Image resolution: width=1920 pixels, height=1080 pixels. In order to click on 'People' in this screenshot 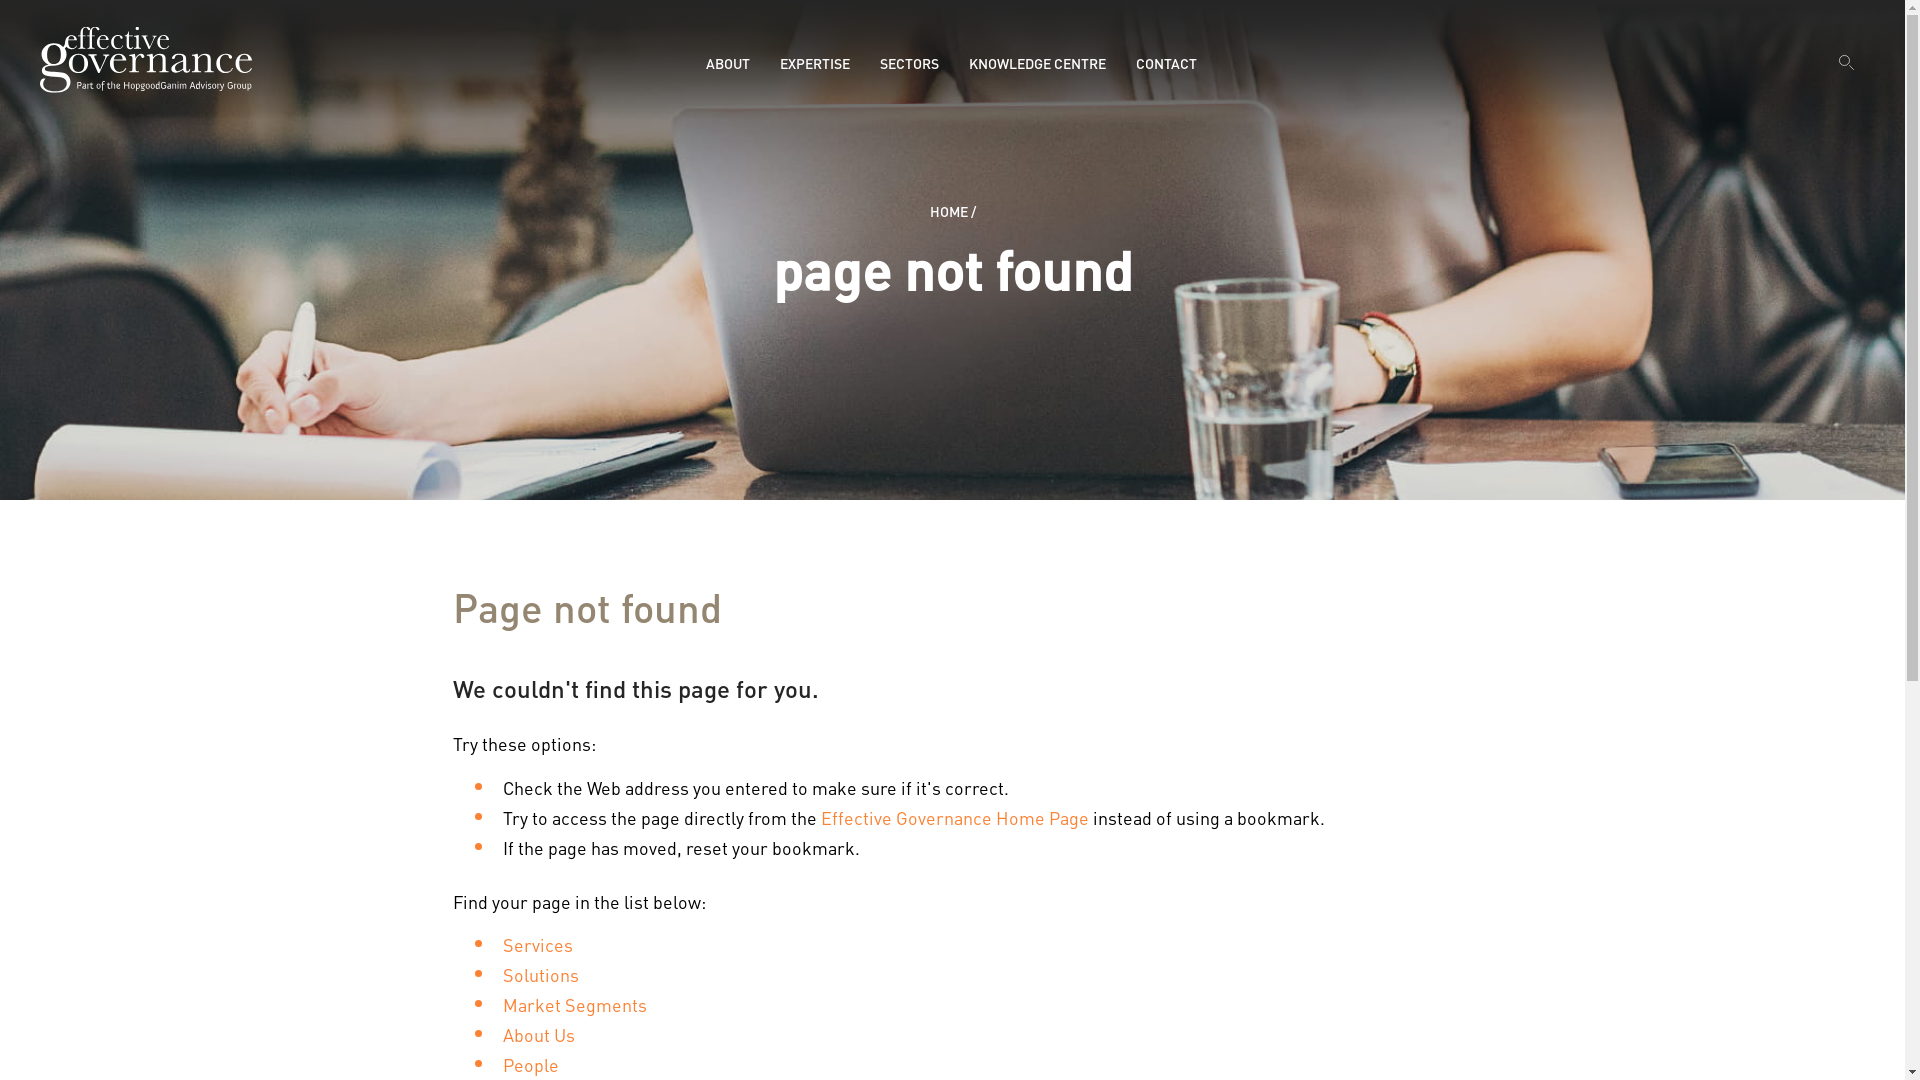, I will do `click(529, 1063)`.